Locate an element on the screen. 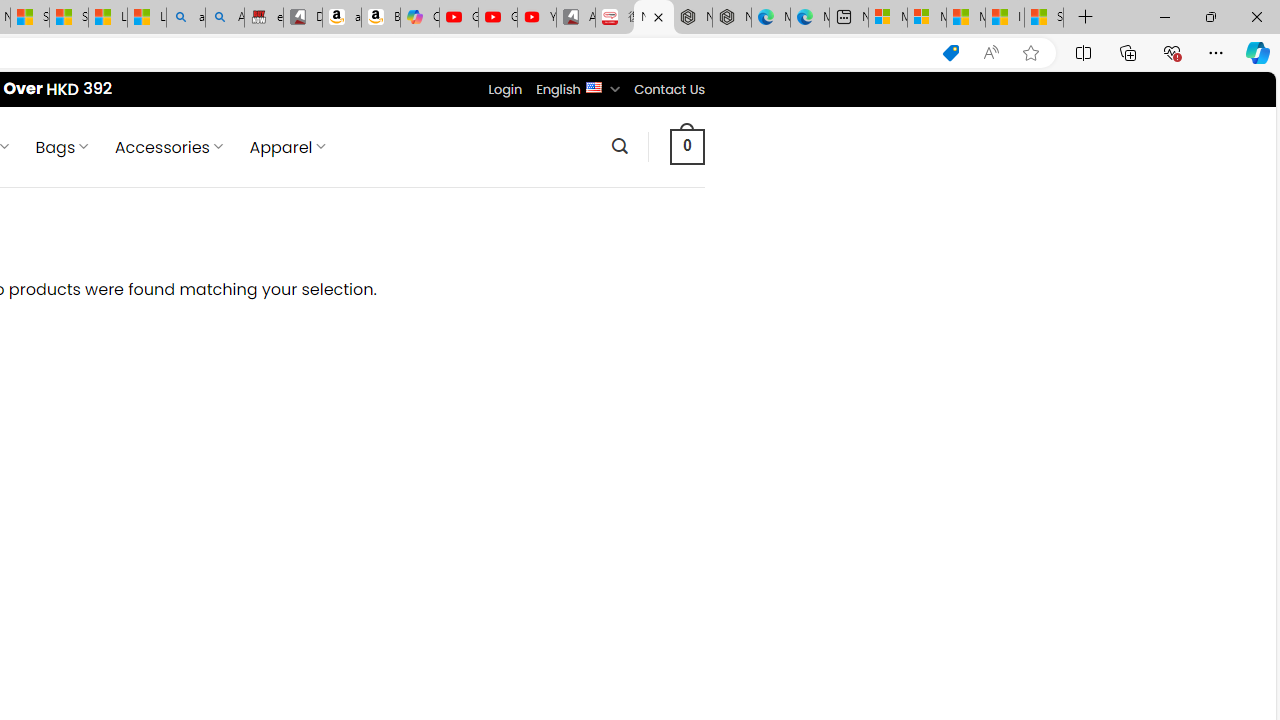 The image size is (1280, 720). 'YouTube Kids - An App Created for Kids to Explore Content' is located at coordinates (536, 17).